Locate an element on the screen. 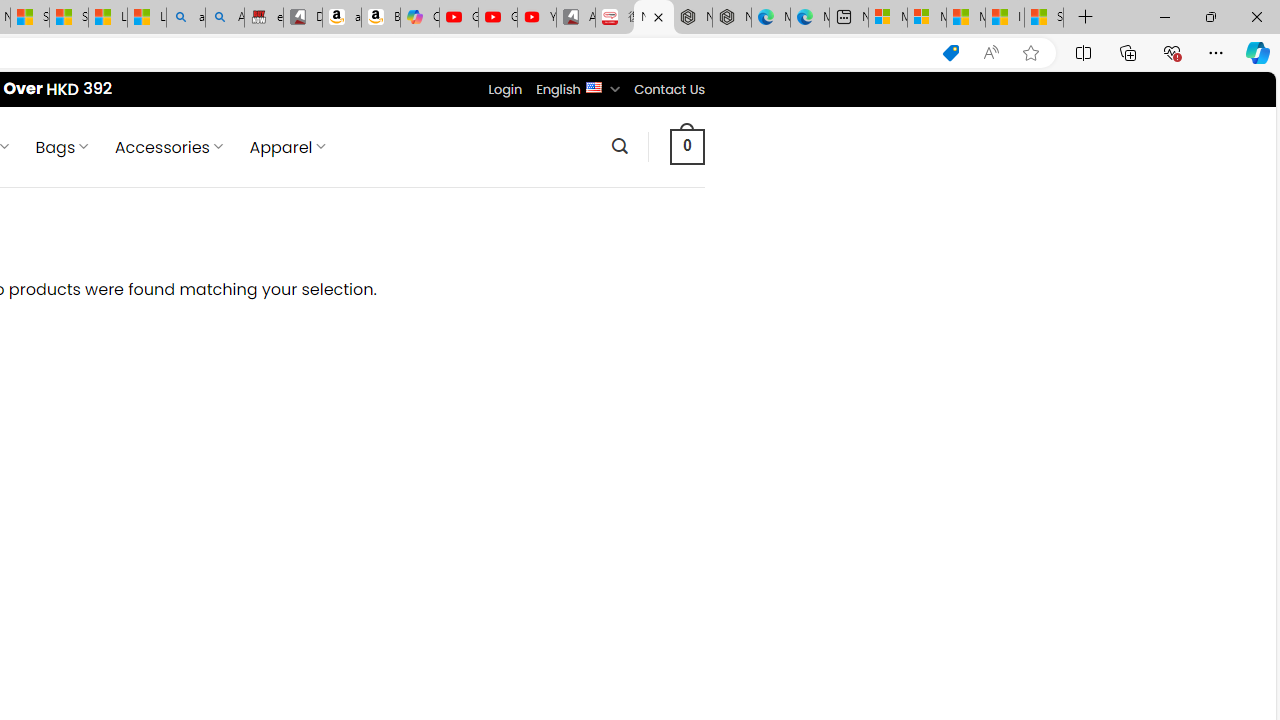 The image size is (1280, 720). 'YouTube Kids - An App Created for Kids to Explore Content' is located at coordinates (536, 17).